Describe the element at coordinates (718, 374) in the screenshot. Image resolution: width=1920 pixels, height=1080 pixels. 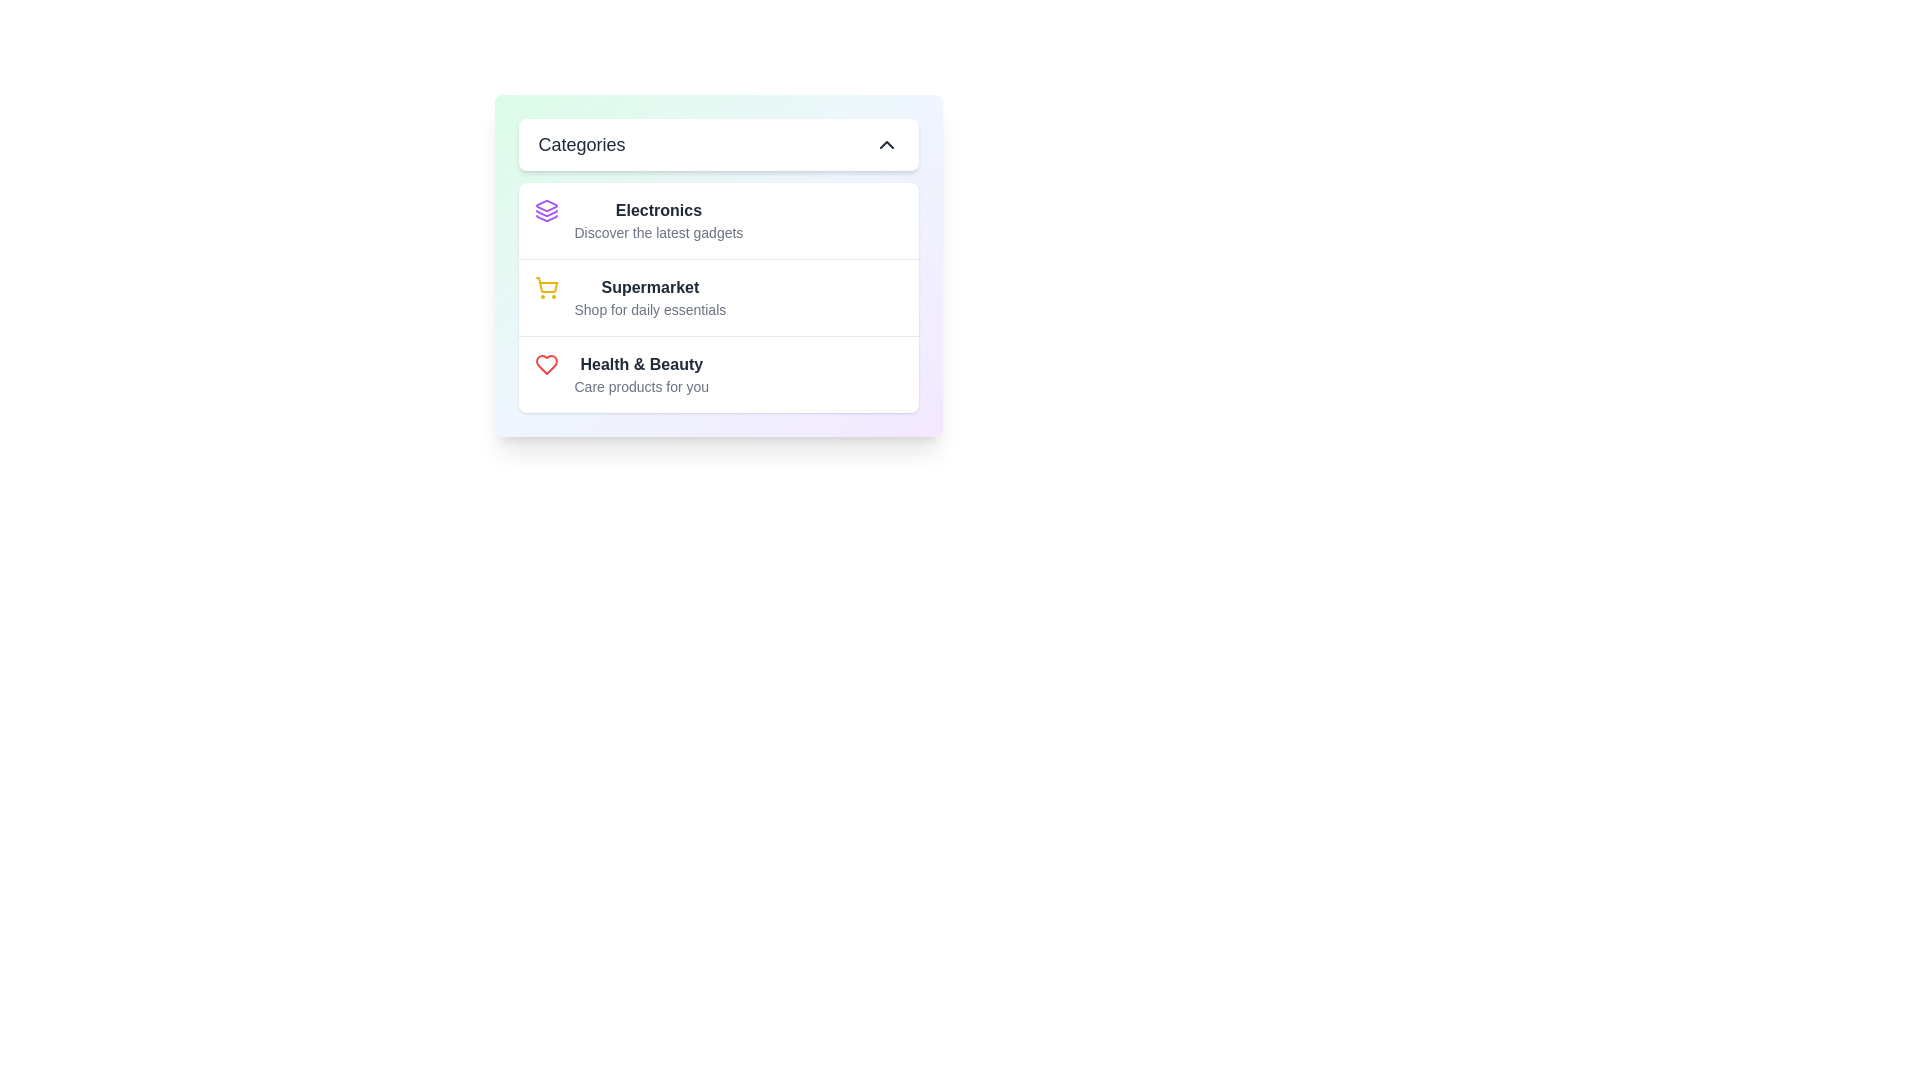
I see `the third list item in the vertically stacked list for 'Health & Beauty' products` at that location.